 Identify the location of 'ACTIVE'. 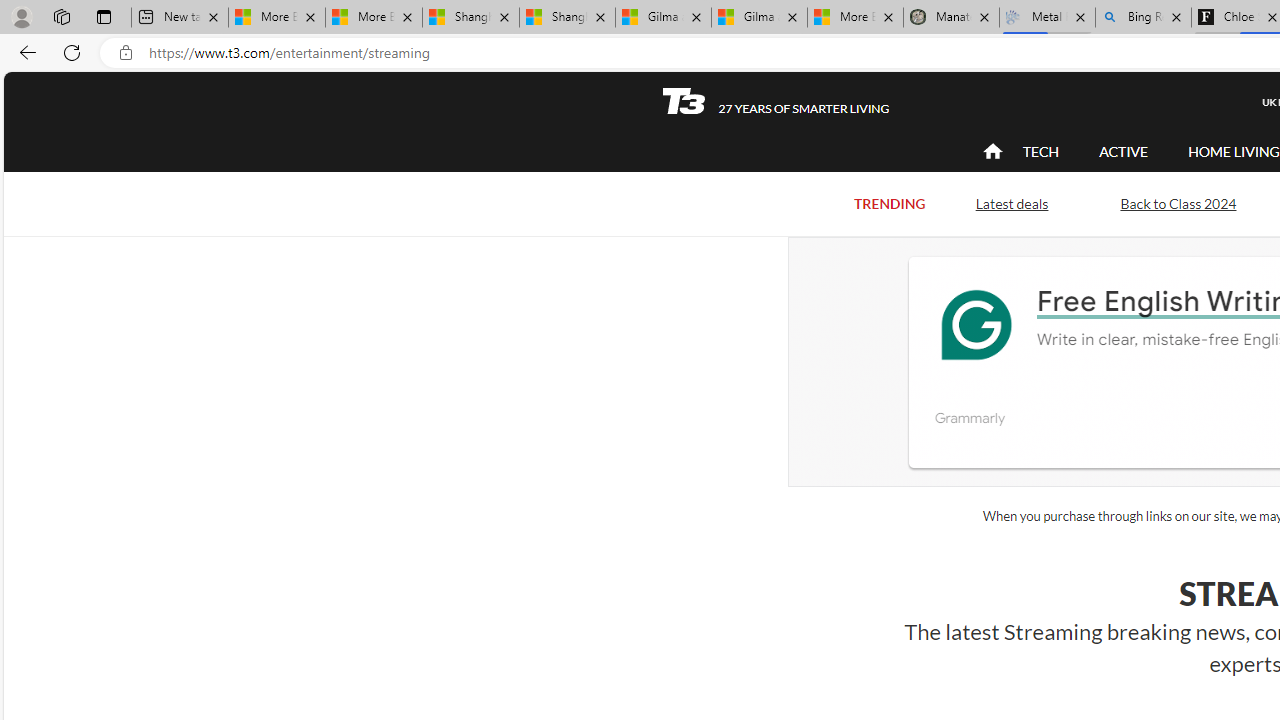
(1124, 150).